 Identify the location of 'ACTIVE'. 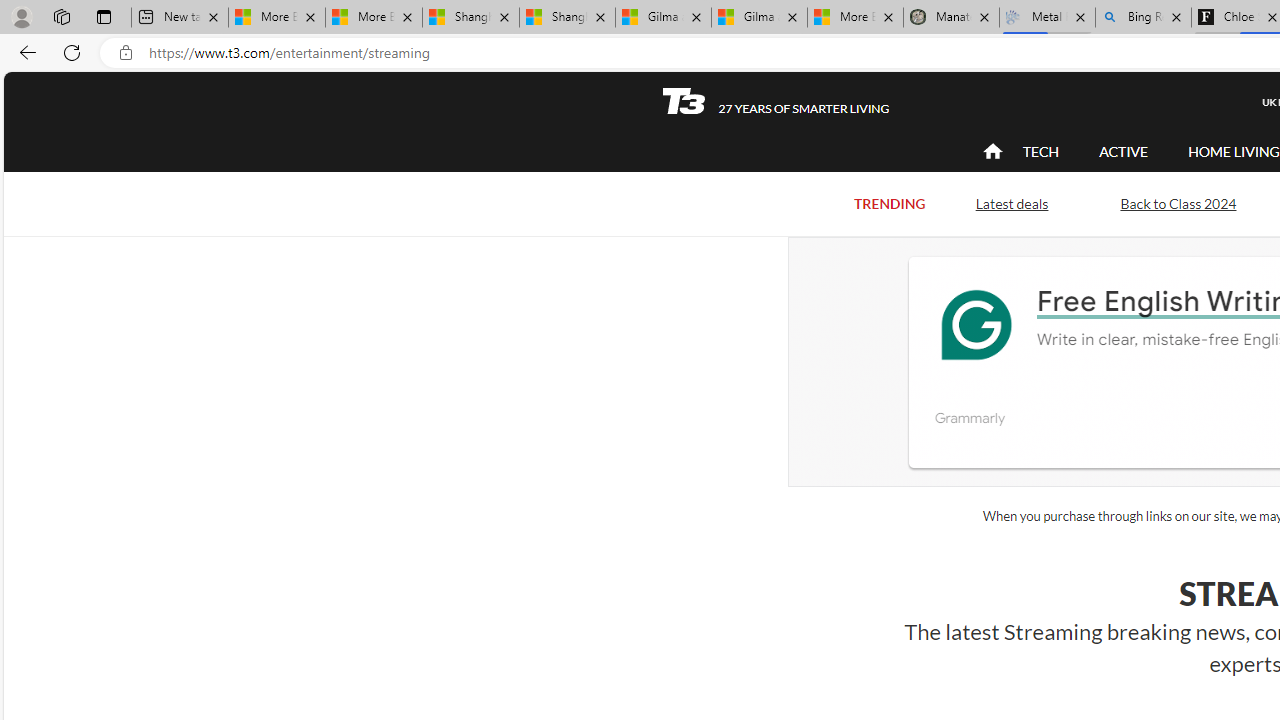
(1124, 150).